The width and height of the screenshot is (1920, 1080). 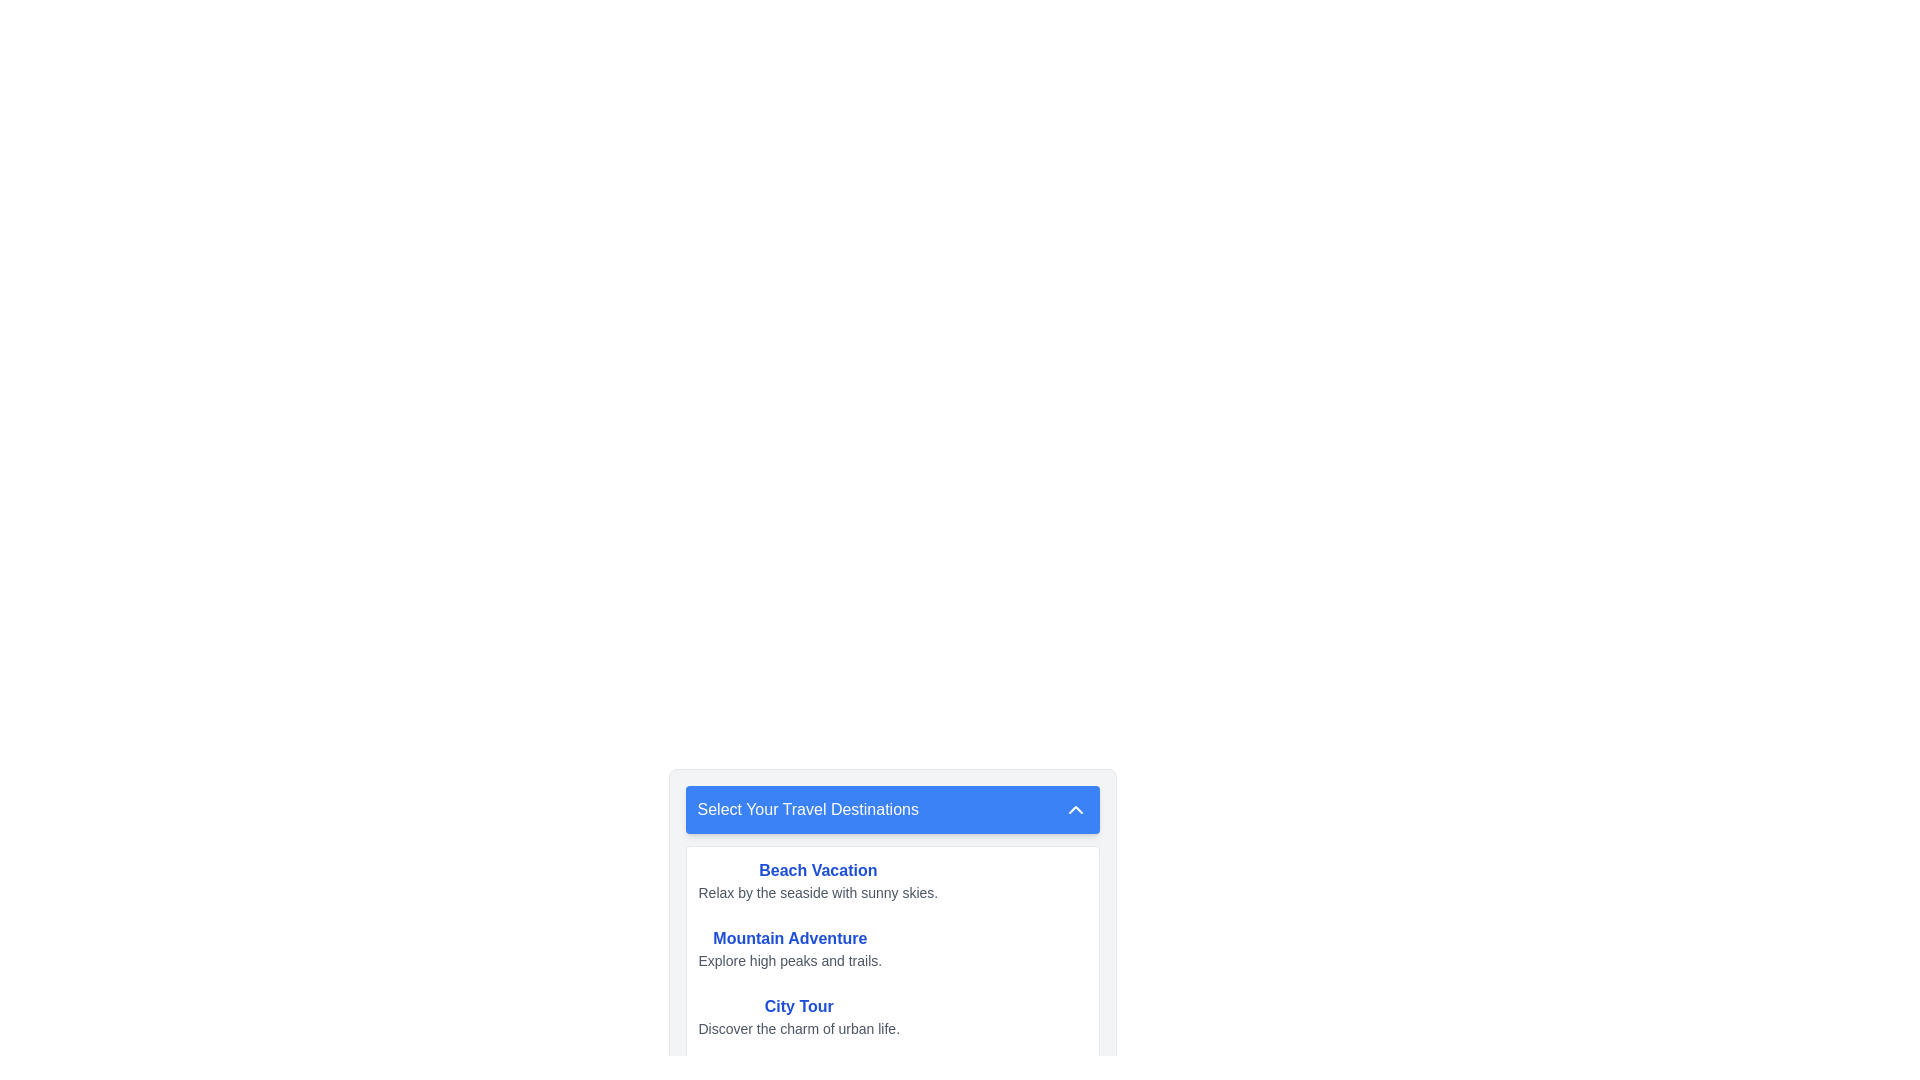 I want to click on the icon button located in the header section labeled 'Select Your Travel Destinations', aligned to the right side adjacent to the text content, so click(x=1074, y=810).